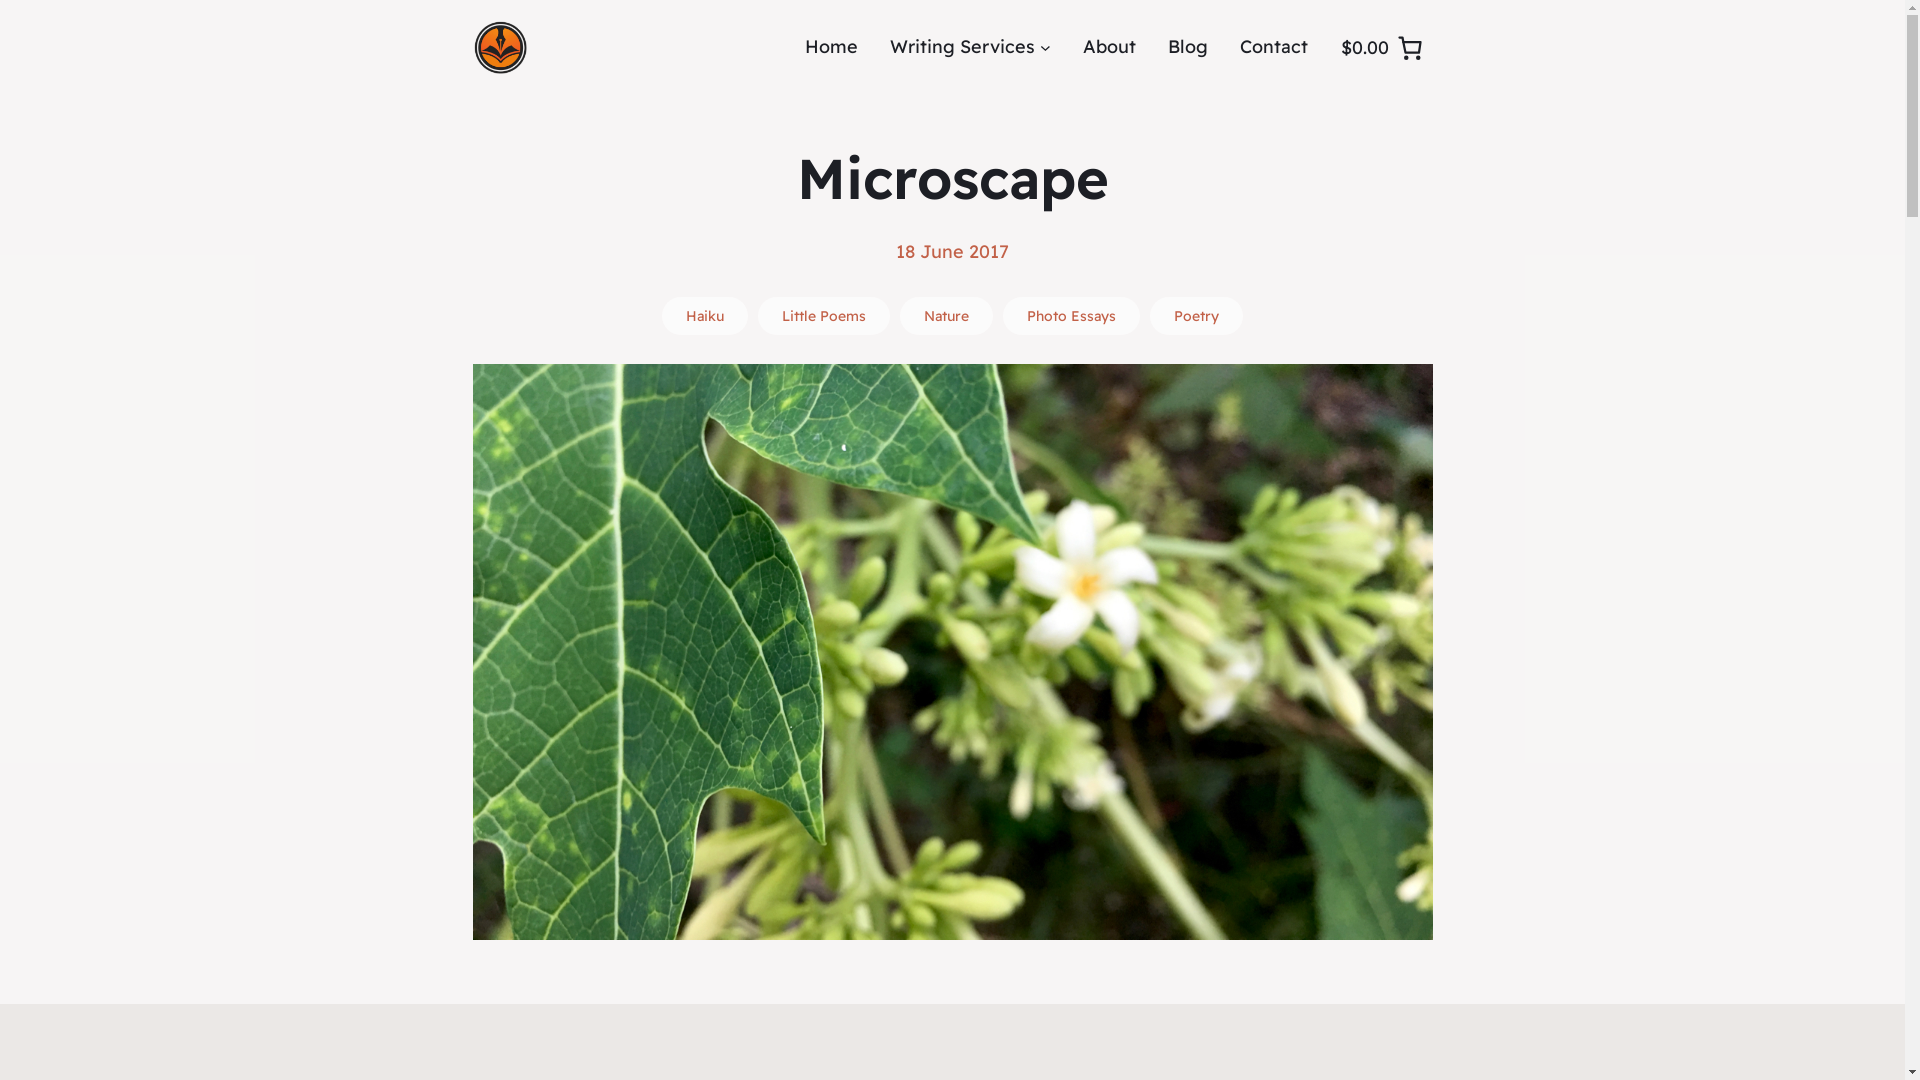 The width and height of the screenshot is (1920, 1080). I want to click on 'Poetry', so click(1196, 315).